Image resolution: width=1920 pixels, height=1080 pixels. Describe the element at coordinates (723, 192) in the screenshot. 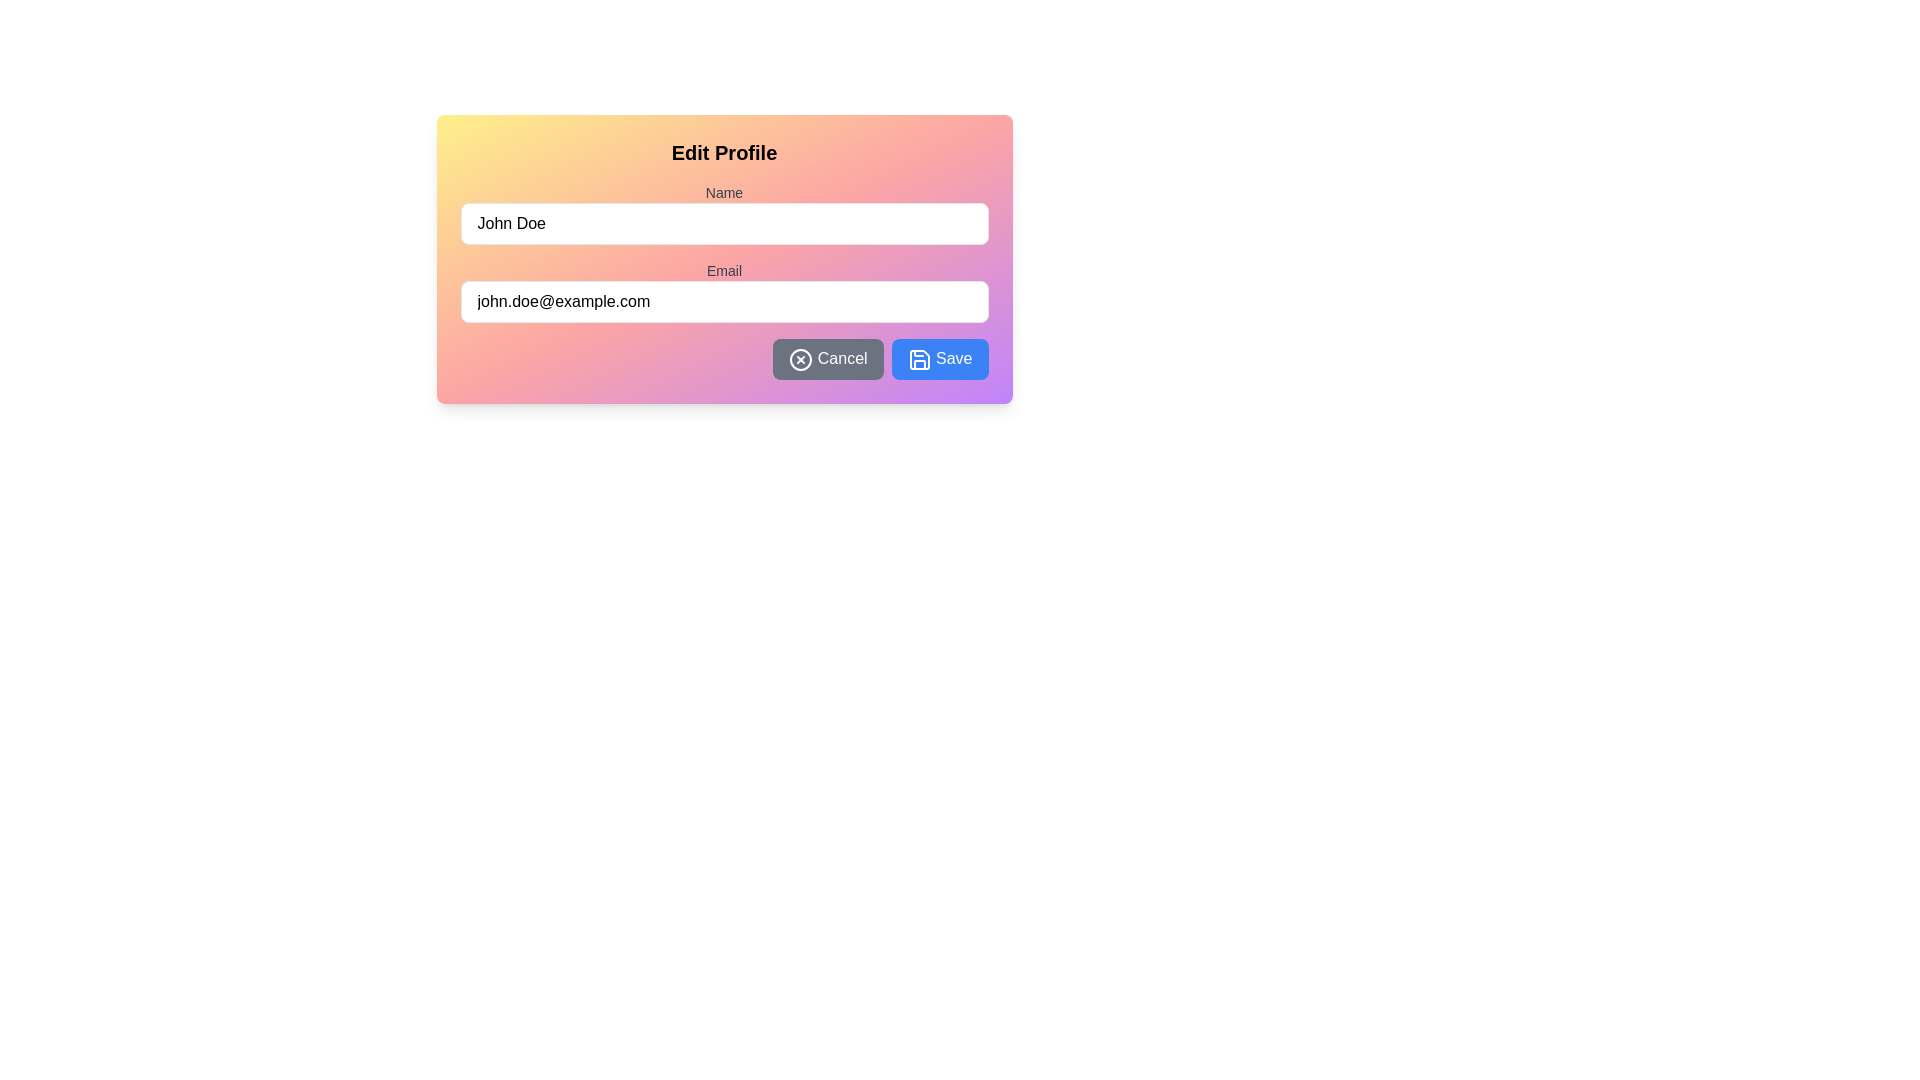

I see `the 'Name' text label that identifies the corresponding text input field below it` at that location.